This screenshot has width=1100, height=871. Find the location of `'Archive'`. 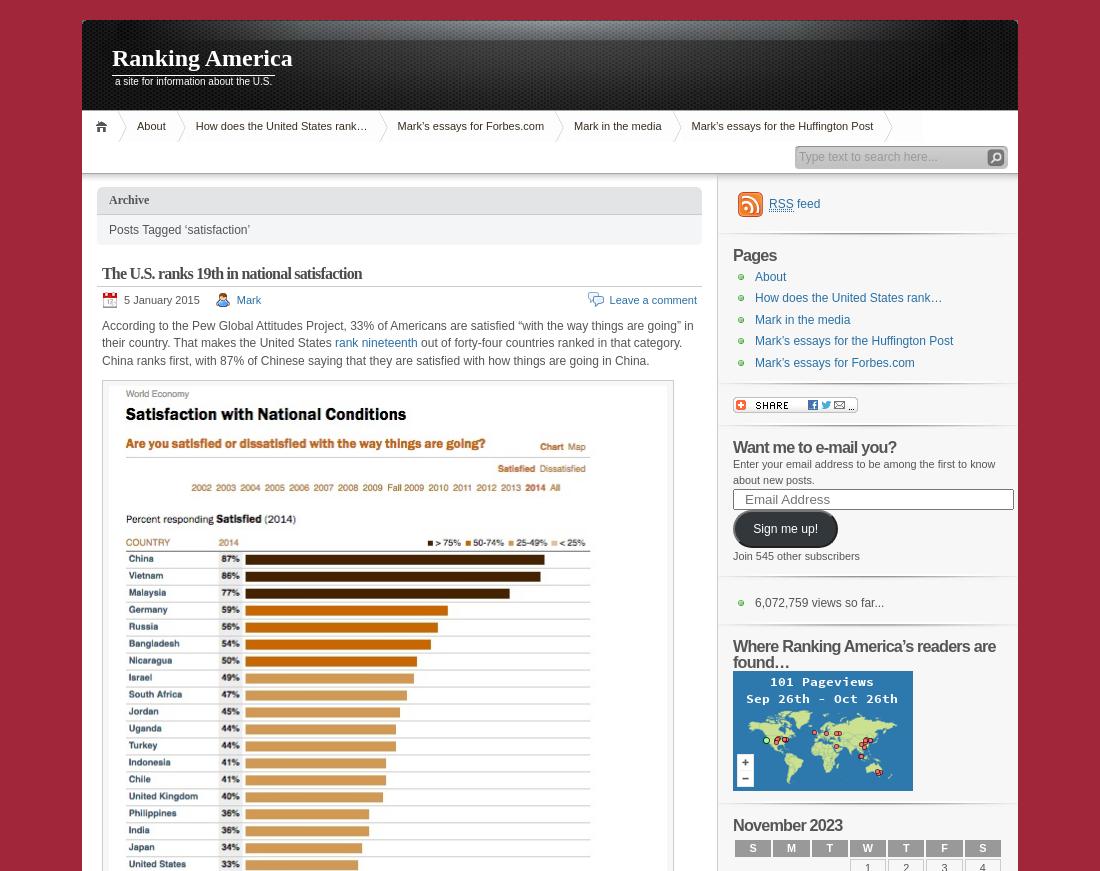

'Archive' is located at coordinates (109, 199).